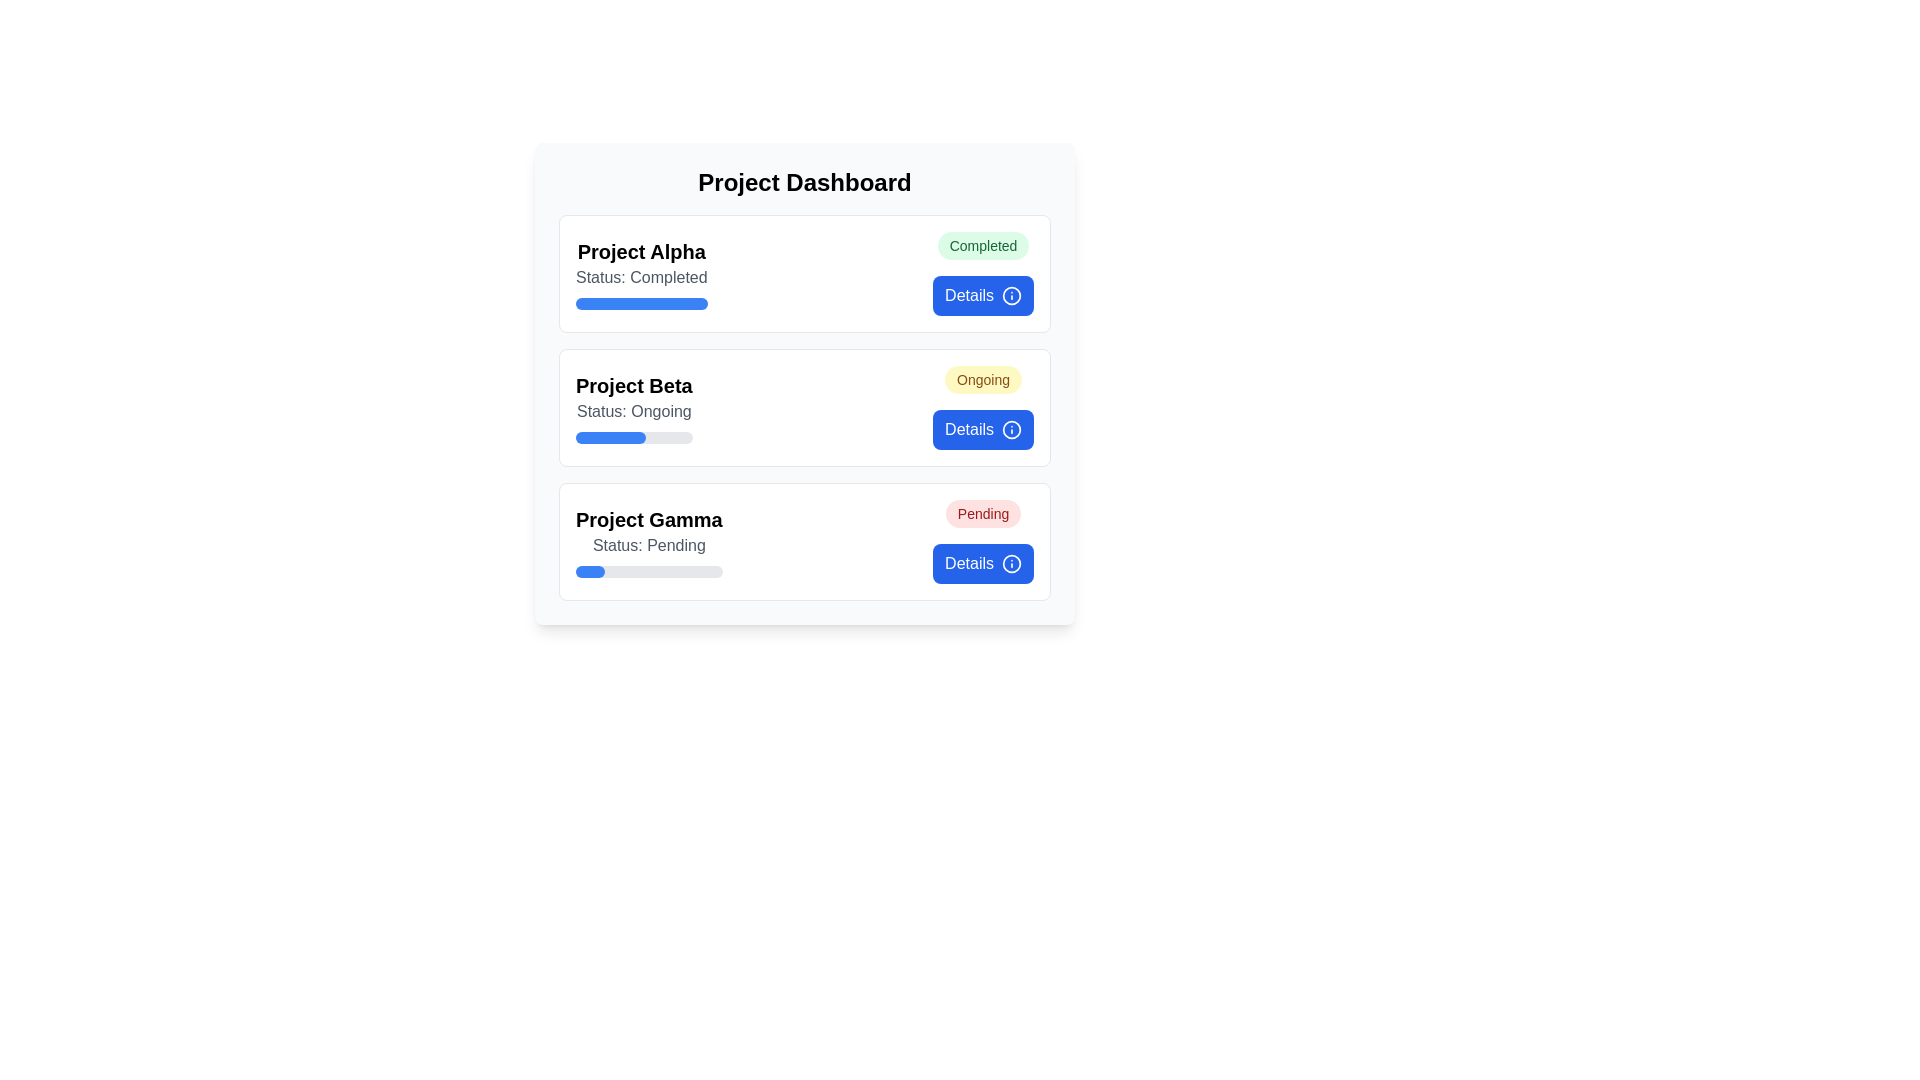 Image resolution: width=1920 pixels, height=1080 pixels. I want to click on the button with a blue background and white text located at the bottom right corner of the 'Project Gamma' section, positioned after the 'Pending' label, so click(983, 563).